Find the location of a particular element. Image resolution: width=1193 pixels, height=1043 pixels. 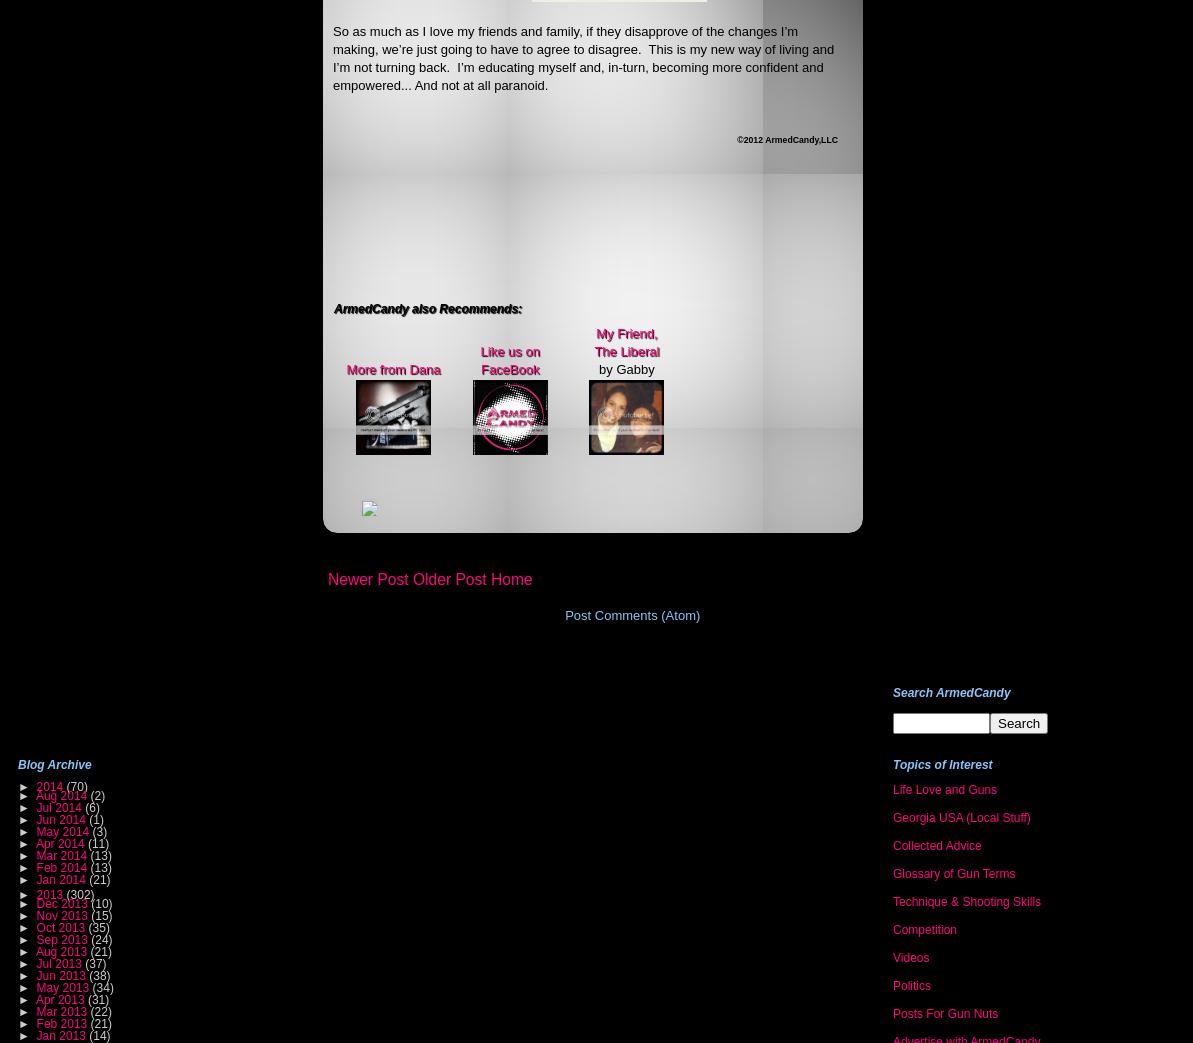

'Jun 2014' is located at coordinates (61, 817).